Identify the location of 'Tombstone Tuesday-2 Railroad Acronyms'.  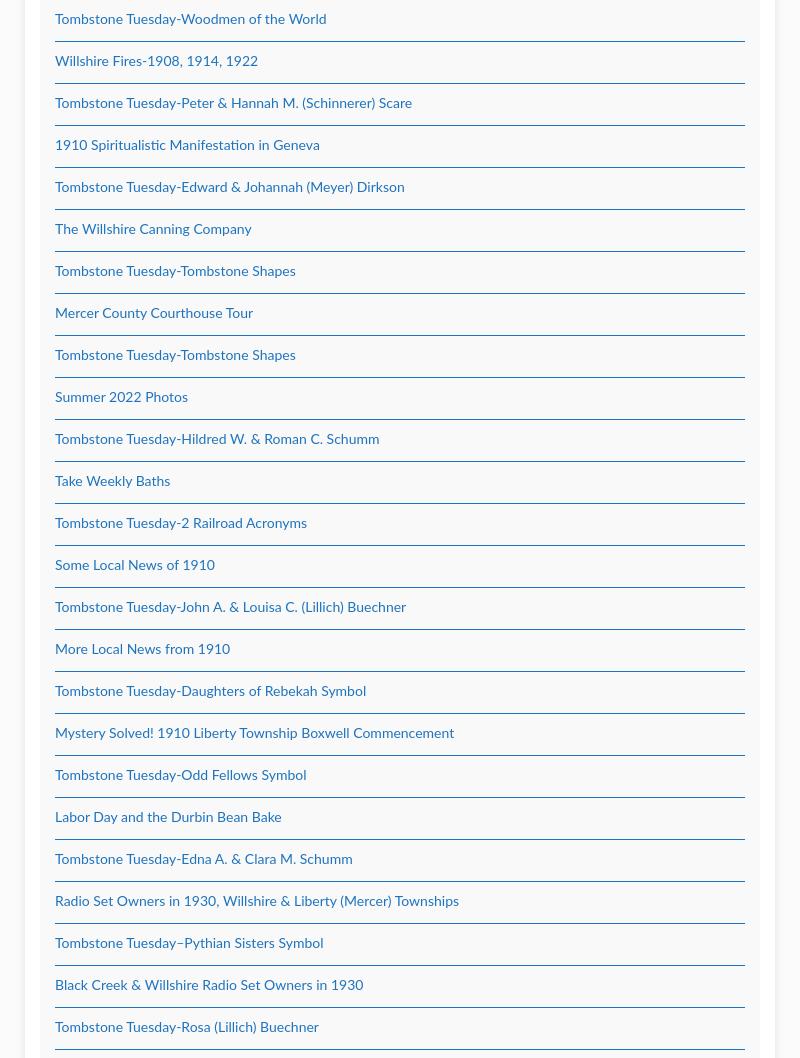
(180, 523).